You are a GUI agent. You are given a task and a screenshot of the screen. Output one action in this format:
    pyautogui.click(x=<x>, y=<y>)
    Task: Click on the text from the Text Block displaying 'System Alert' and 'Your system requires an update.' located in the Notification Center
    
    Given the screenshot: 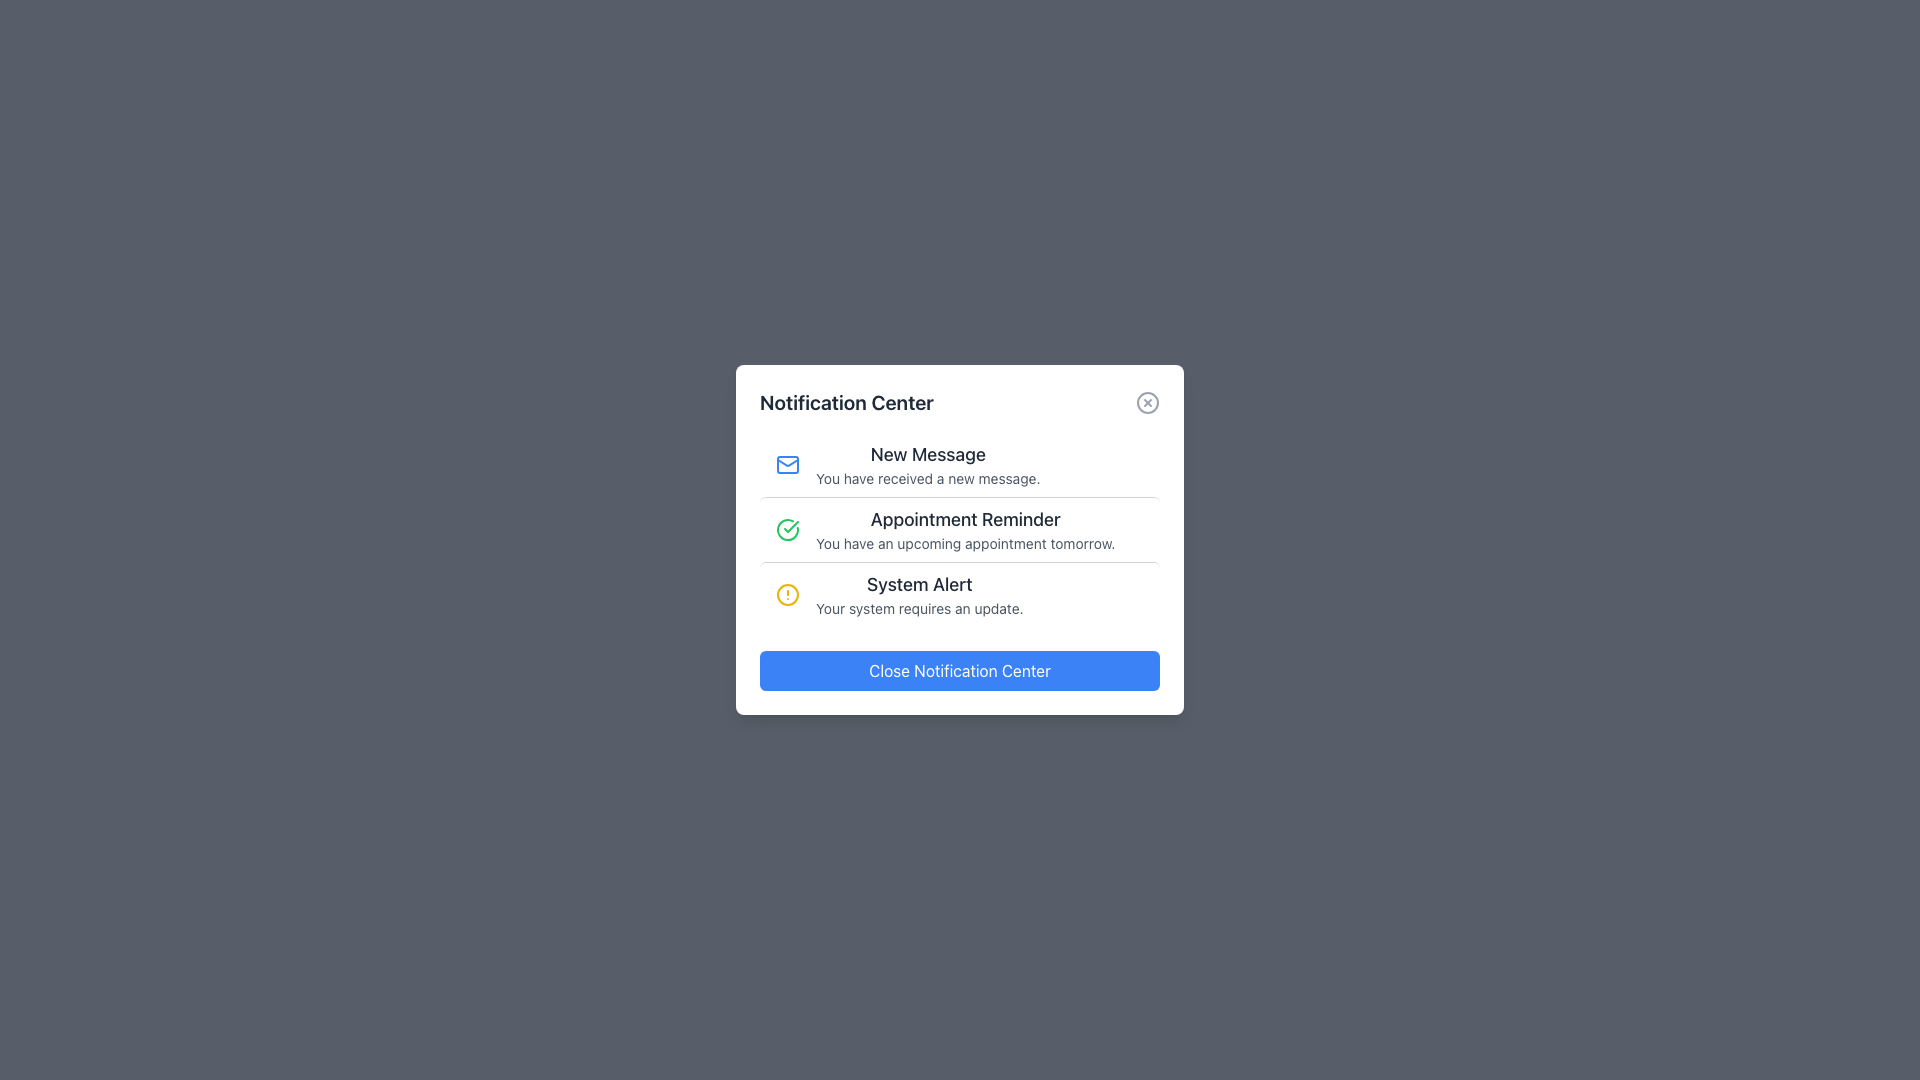 What is the action you would take?
    pyautogui.click(x=918, y=593)
    